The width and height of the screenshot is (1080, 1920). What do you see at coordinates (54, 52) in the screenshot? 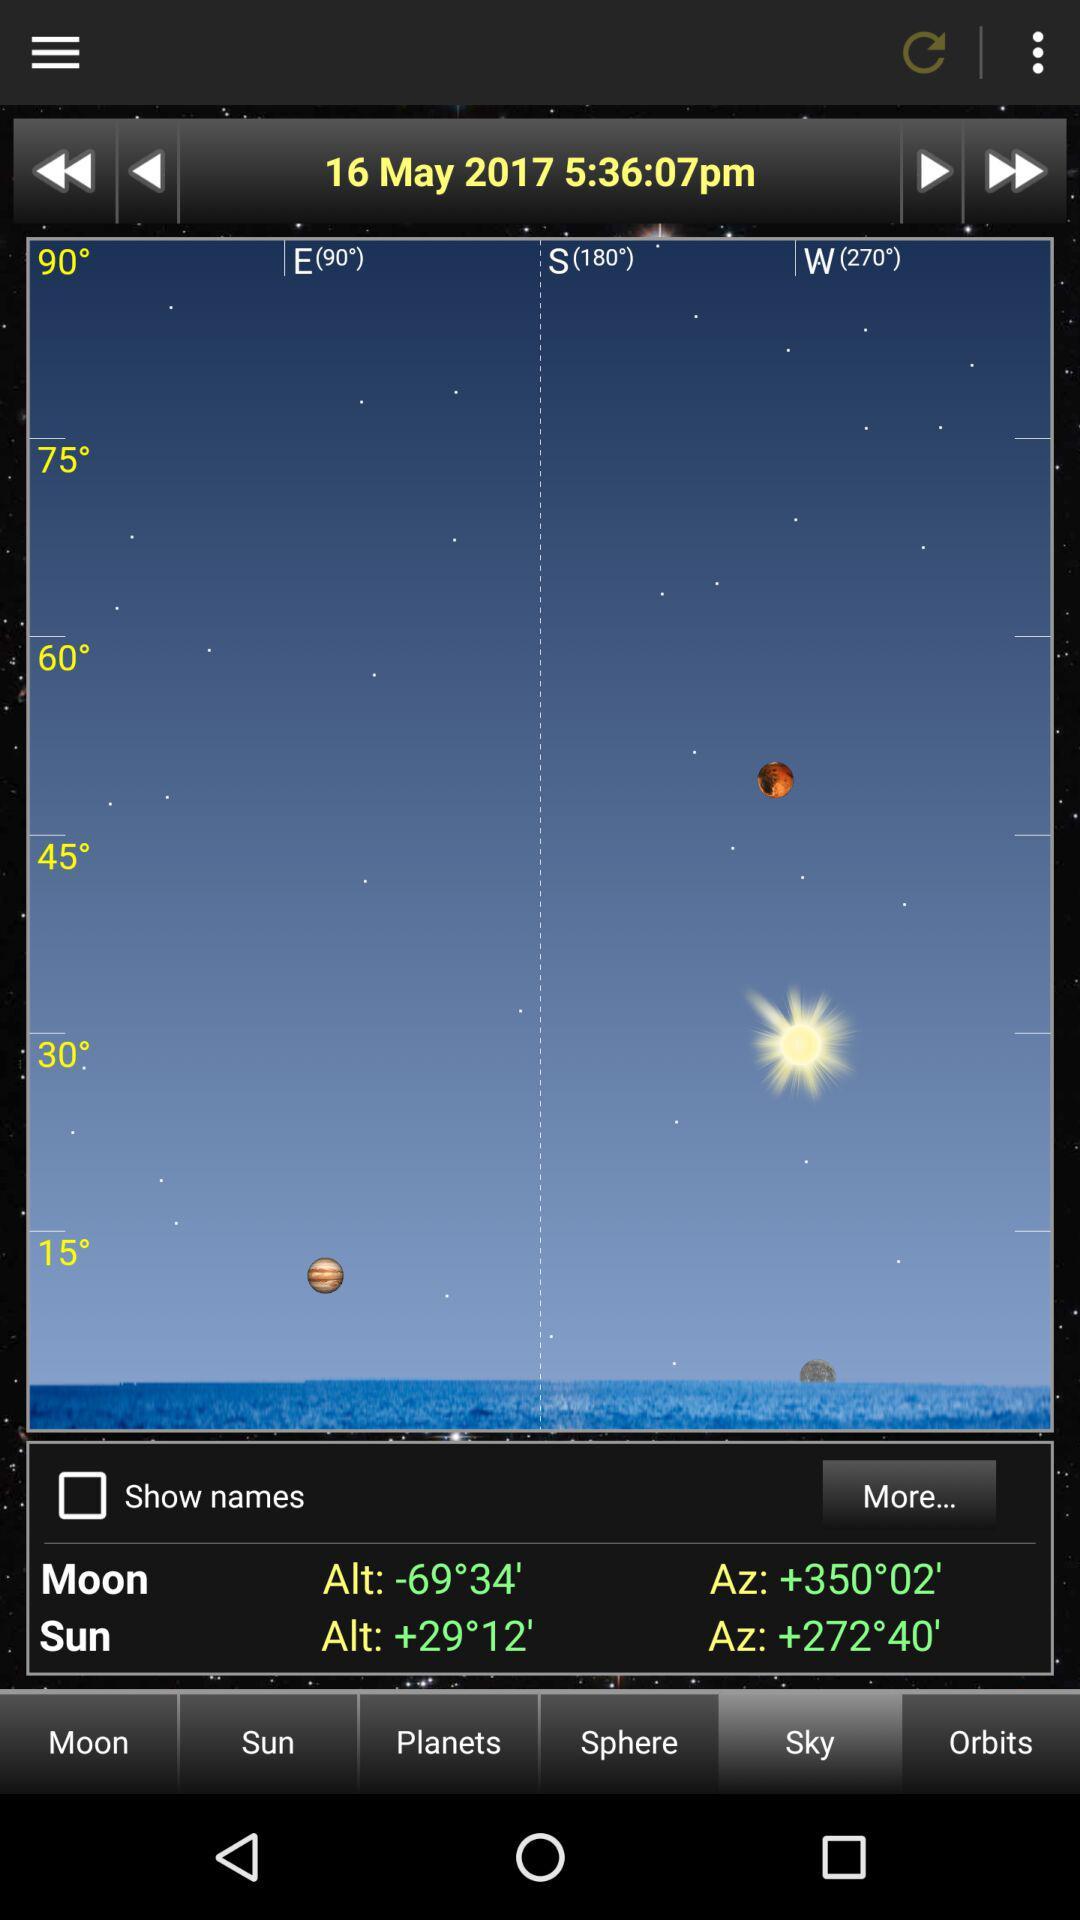
I see `access menu` at bounding box center [54, 52].